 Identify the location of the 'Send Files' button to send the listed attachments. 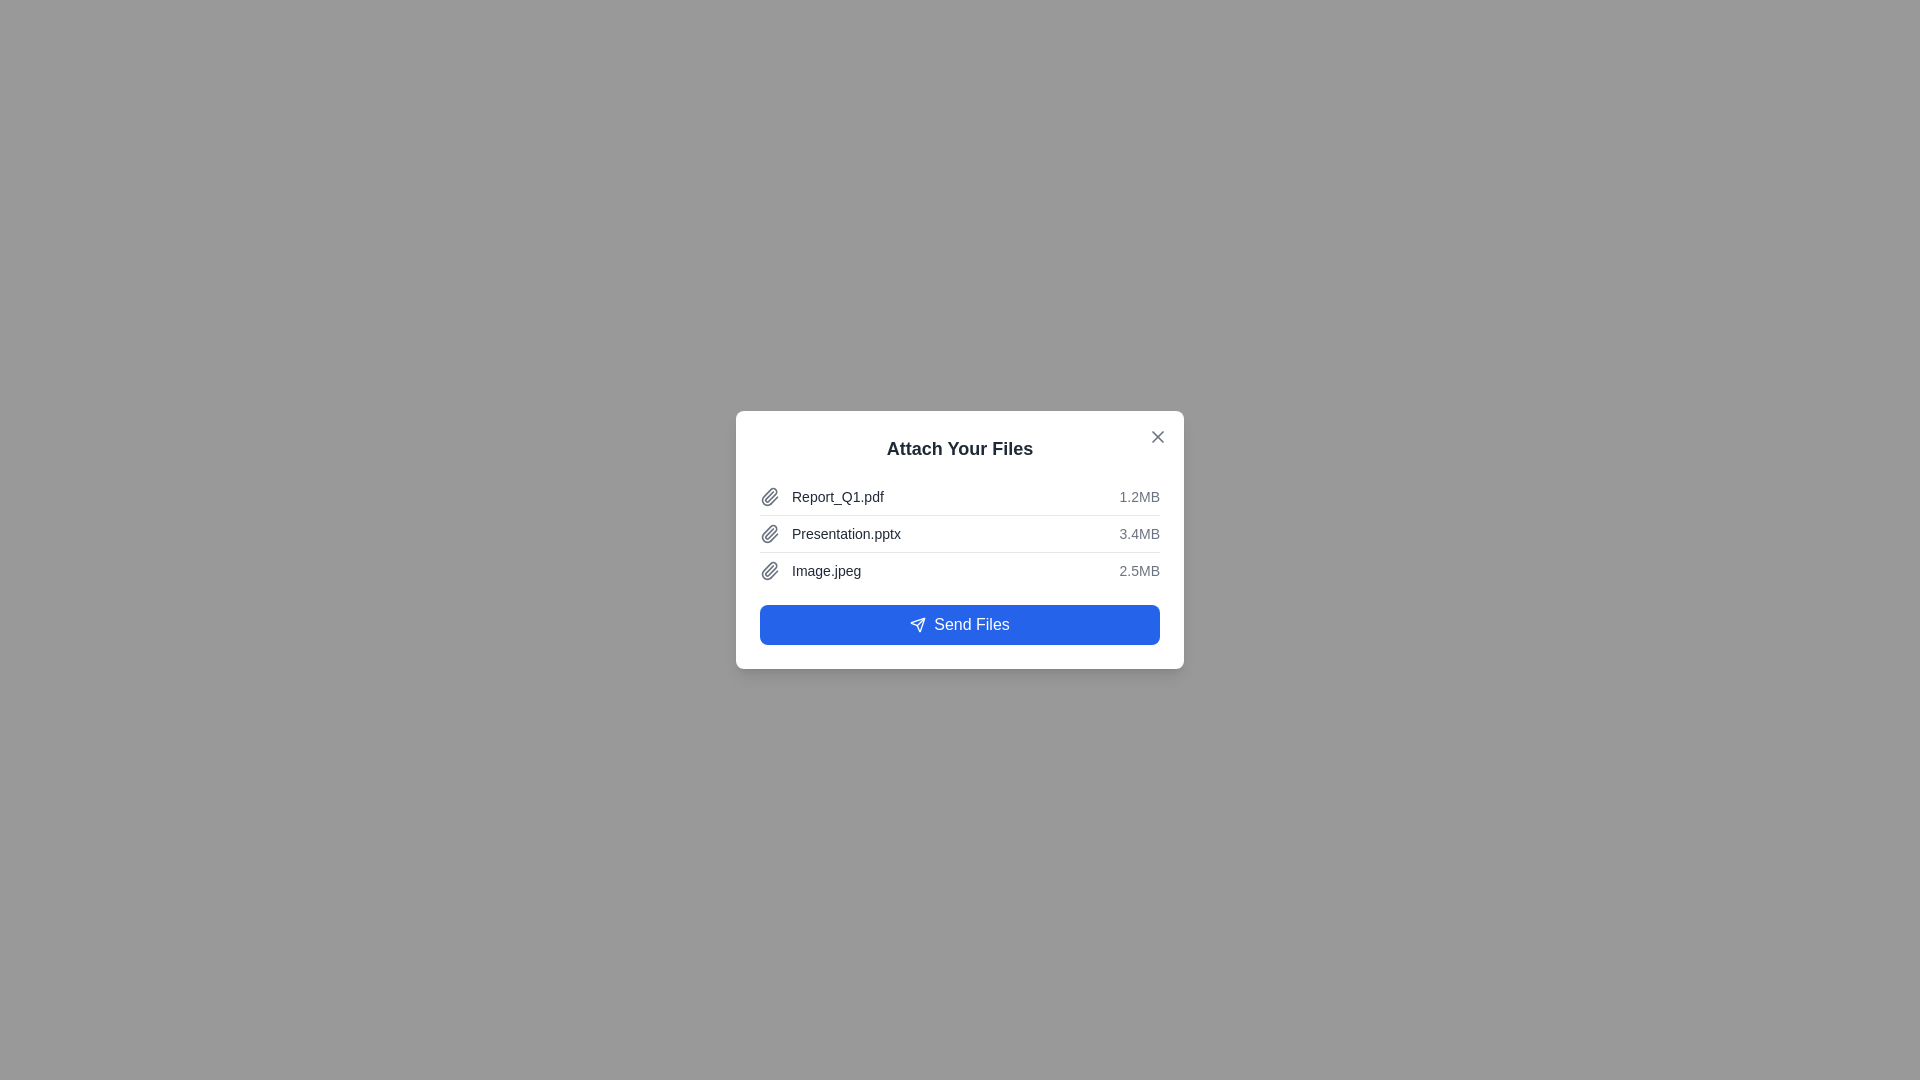
(960, 623).